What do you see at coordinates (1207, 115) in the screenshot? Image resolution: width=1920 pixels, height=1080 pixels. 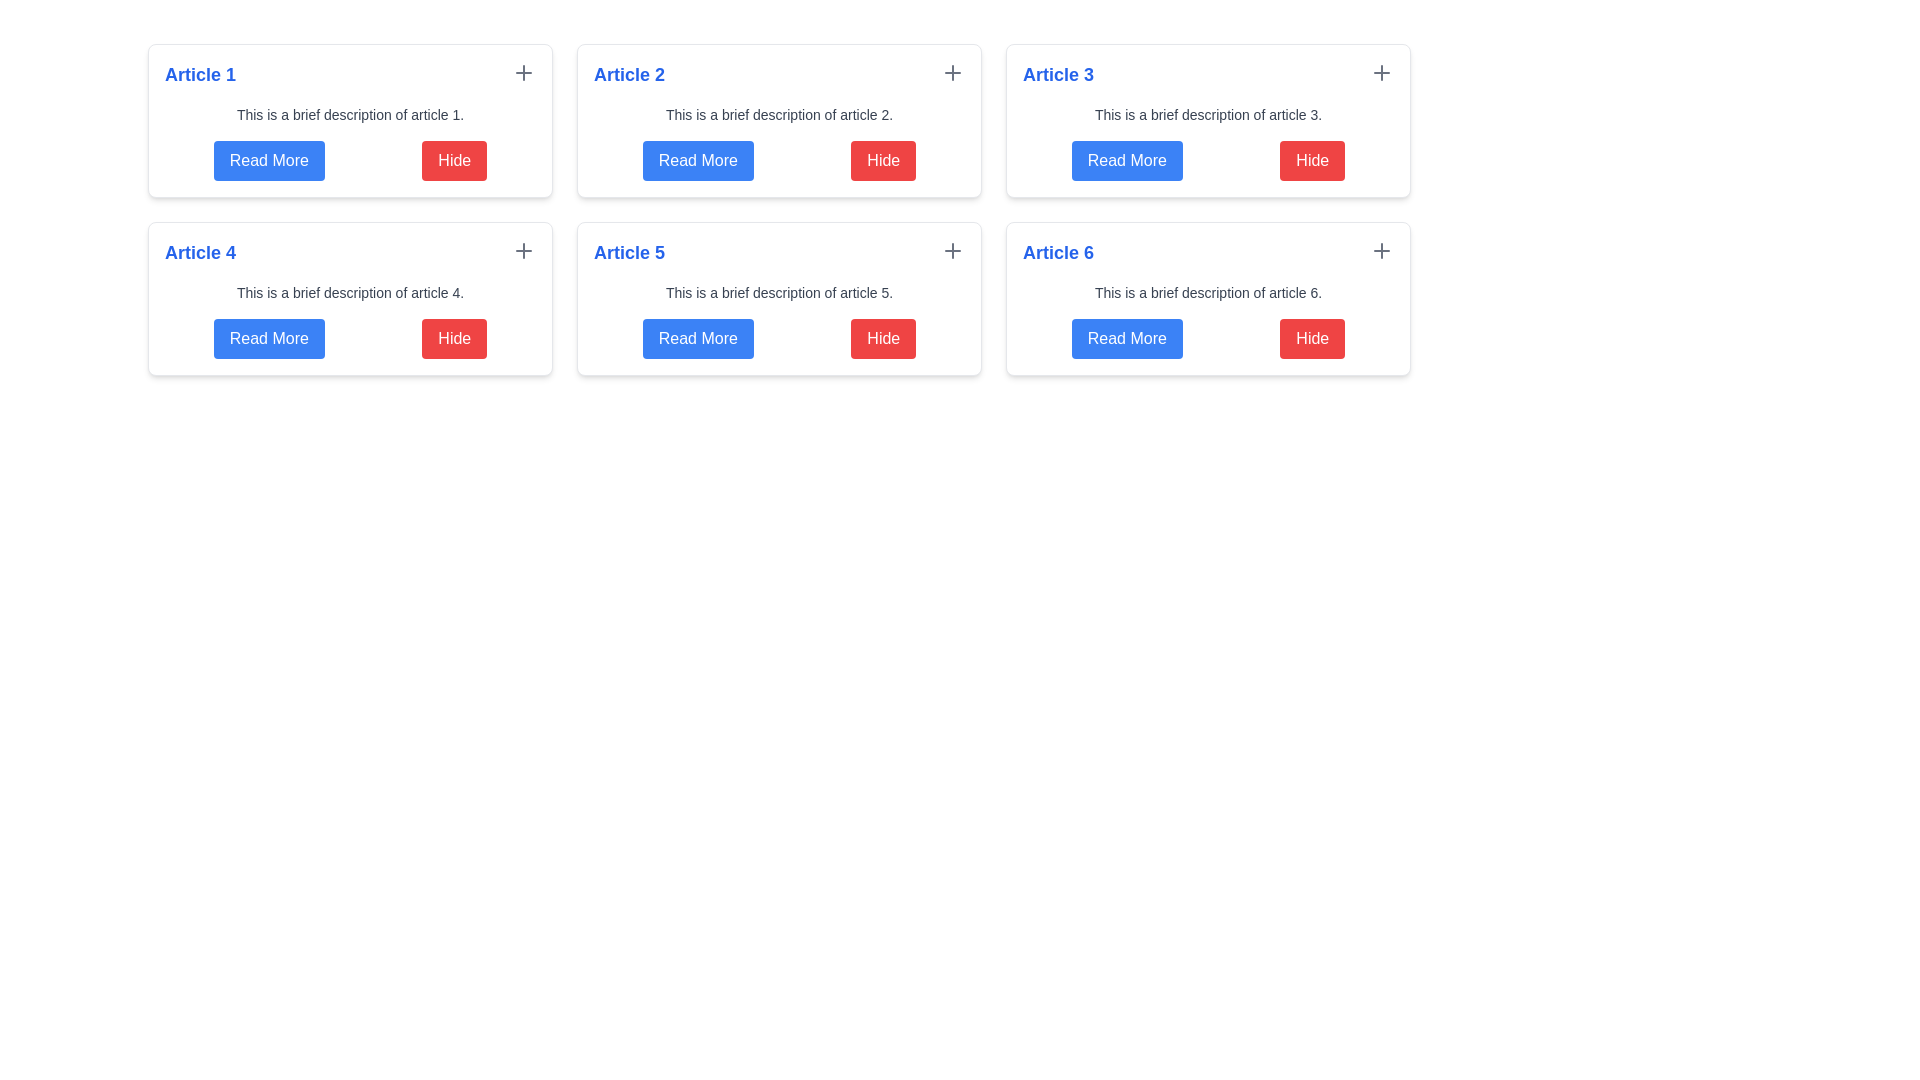 I see `the static text element providing a brief description of the content in the 'Article 3' section, located directly below the 'Article 3' header` at bounding box center [1207, 115].